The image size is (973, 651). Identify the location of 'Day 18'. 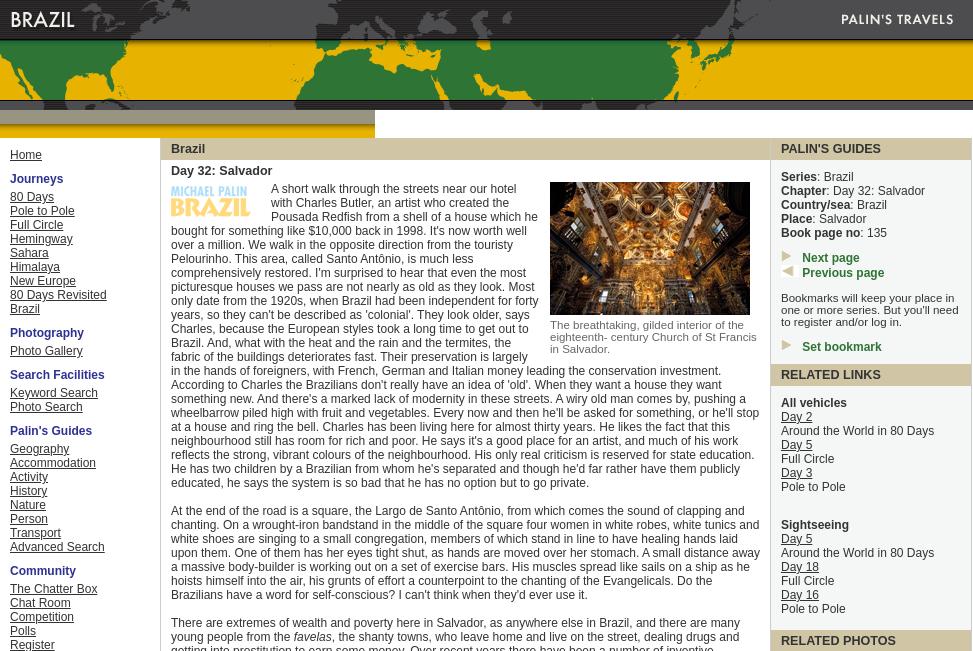
(799, 566).